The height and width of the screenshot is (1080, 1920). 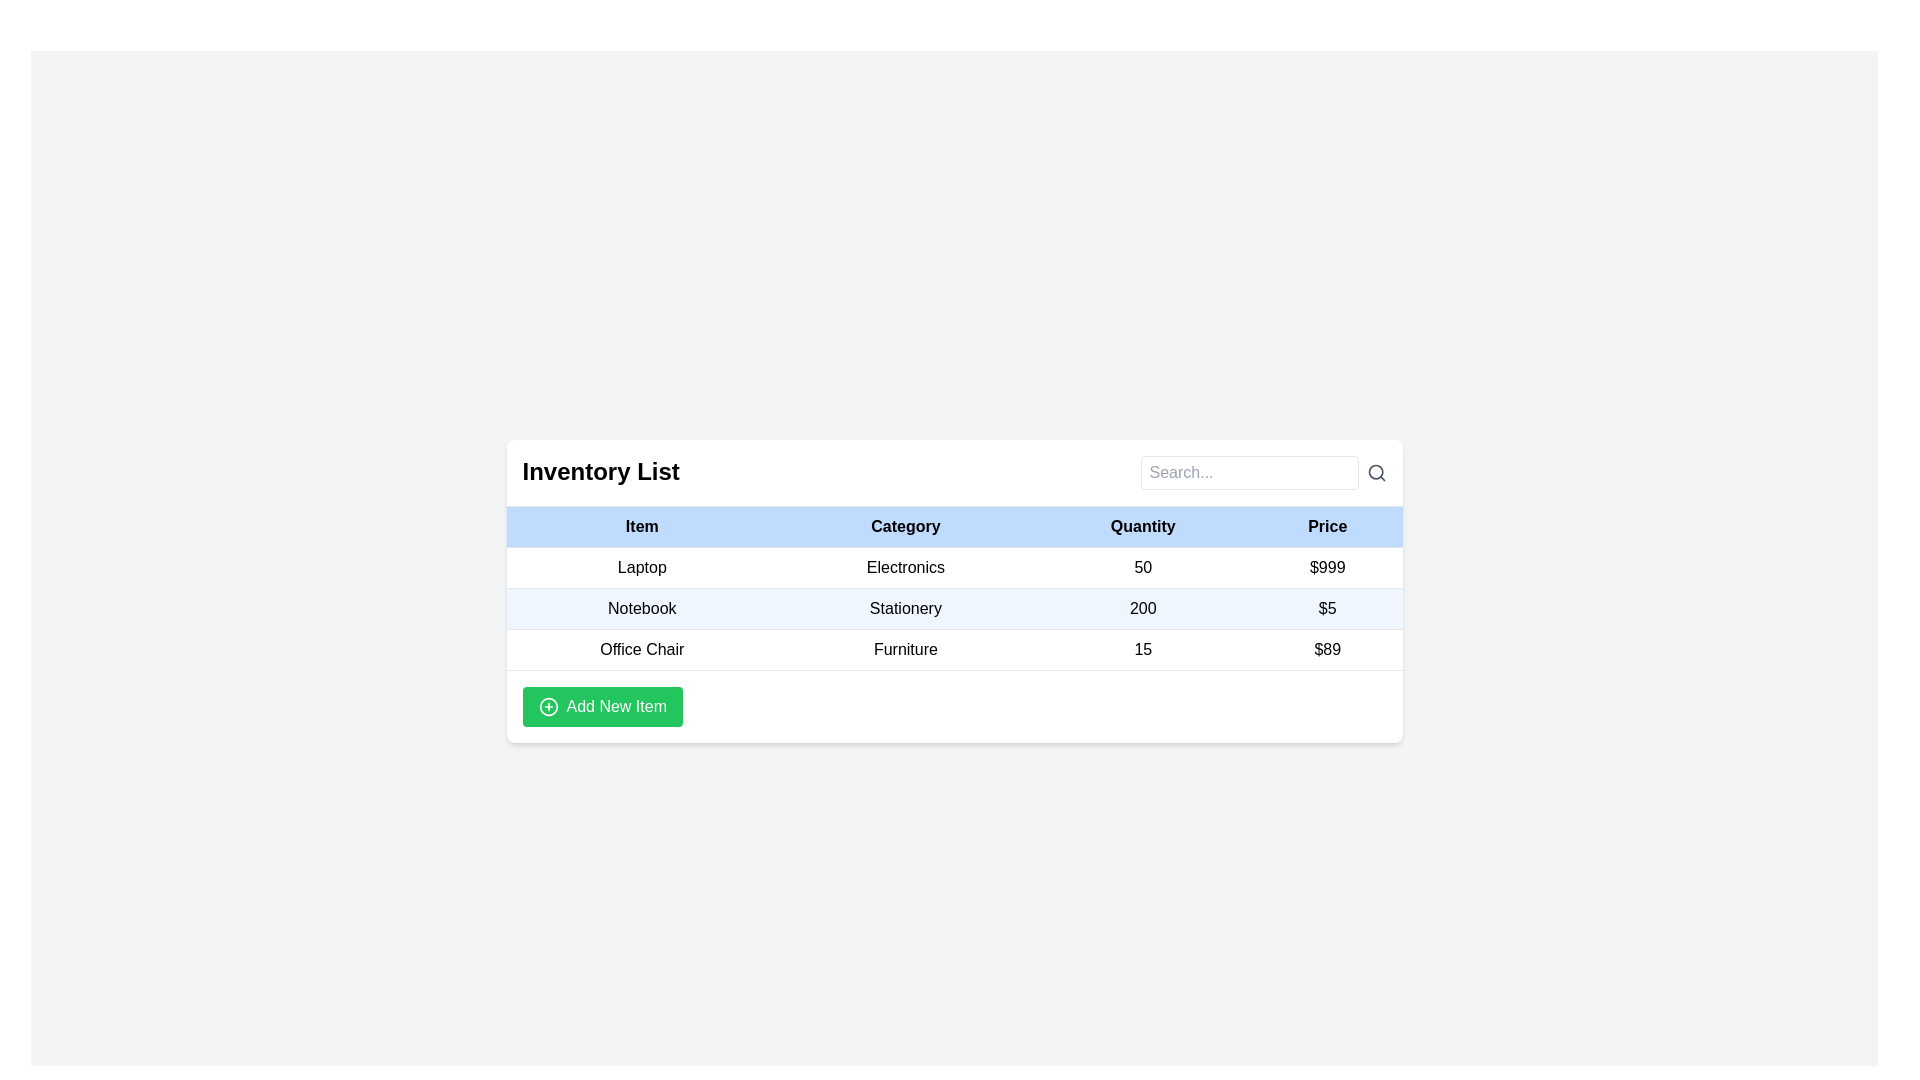 What do you see at coordinates (1327, 607) in the screenshot?
I see `the Text label displaying the monetary value for the 'Notebook' item in the second row under the 'Price' column` at bounding box center [1327, 607].